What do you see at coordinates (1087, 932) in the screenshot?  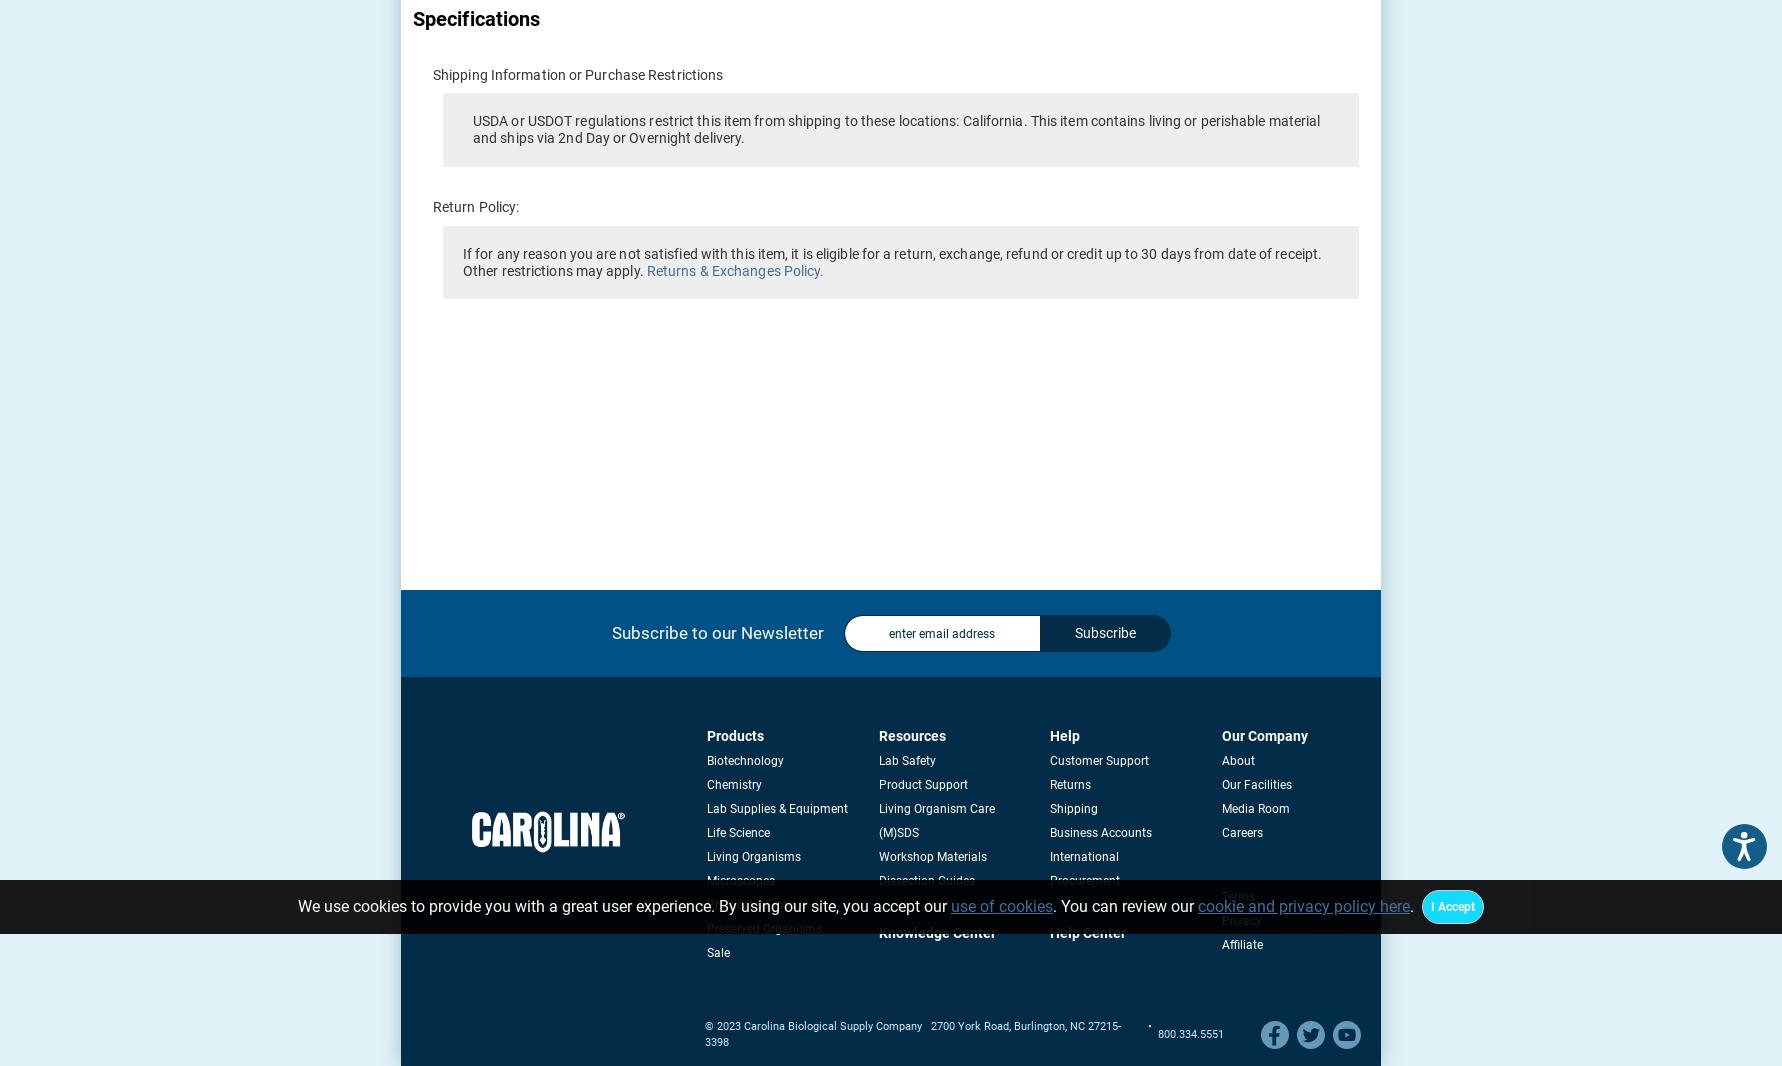 I see `'Help Center'` at bounding box center [1087, 932].